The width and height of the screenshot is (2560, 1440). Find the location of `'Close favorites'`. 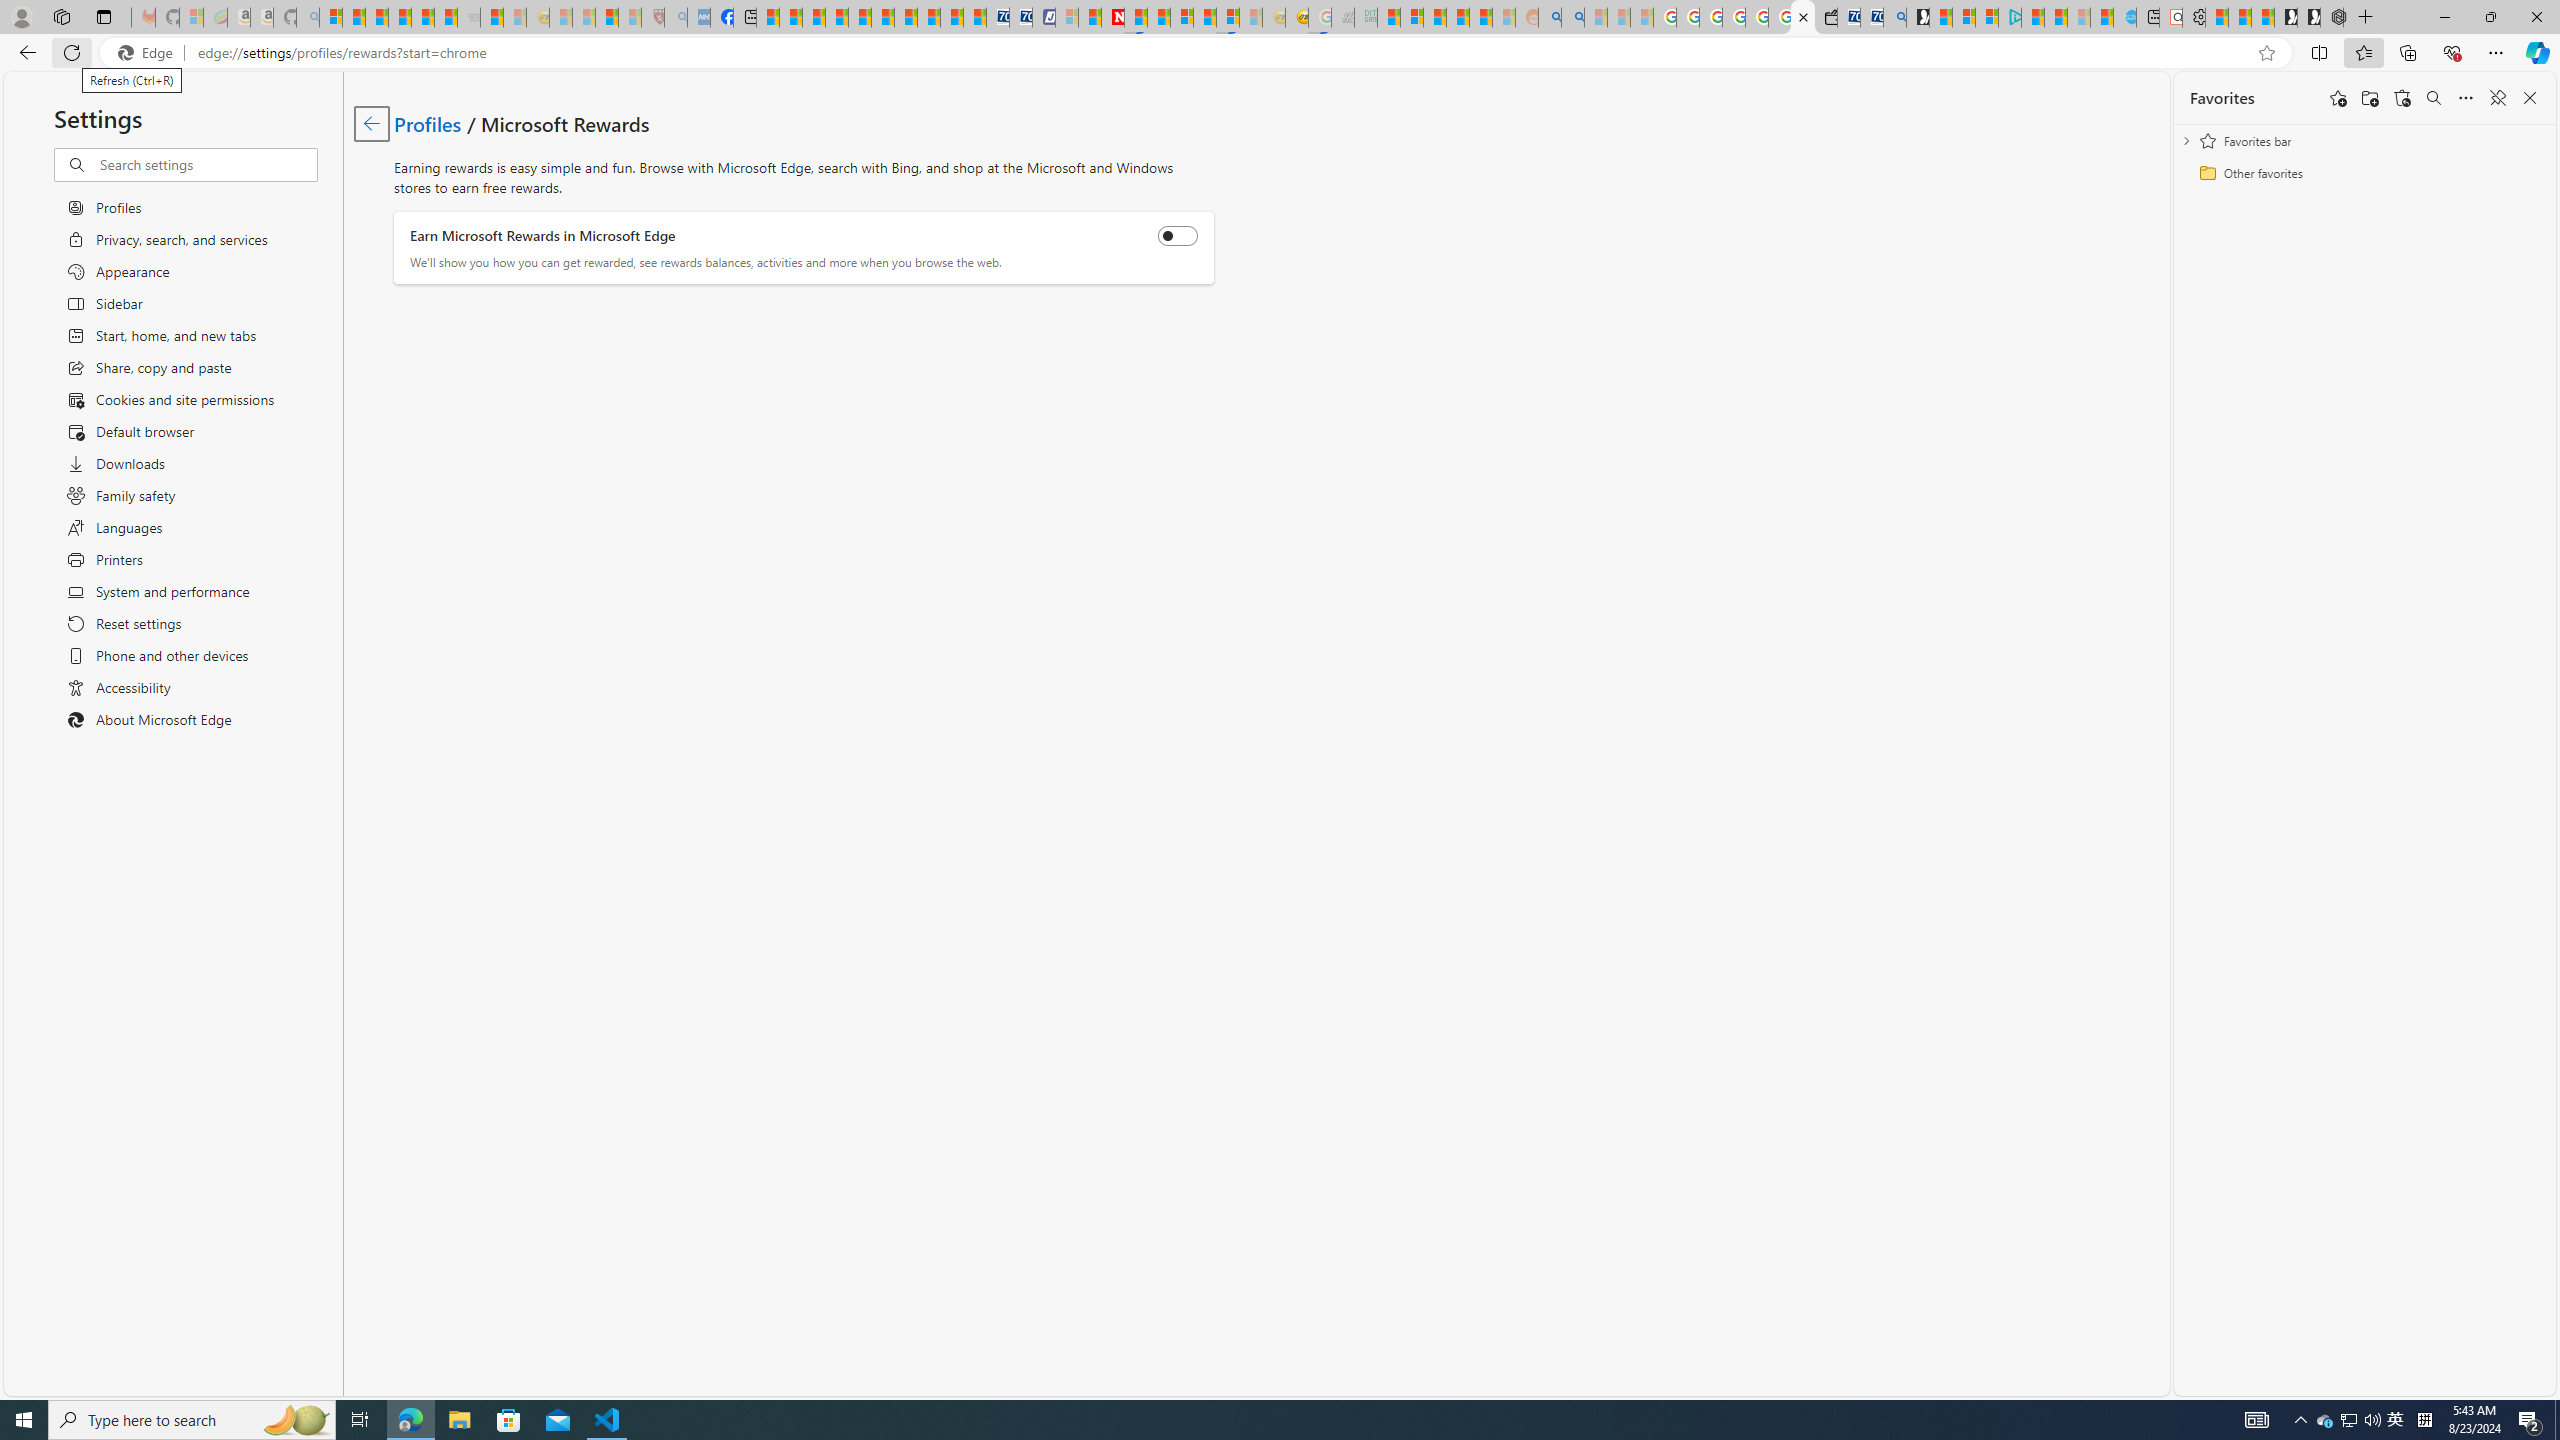

'Close favorites' is located at coordinates (2530, 96).